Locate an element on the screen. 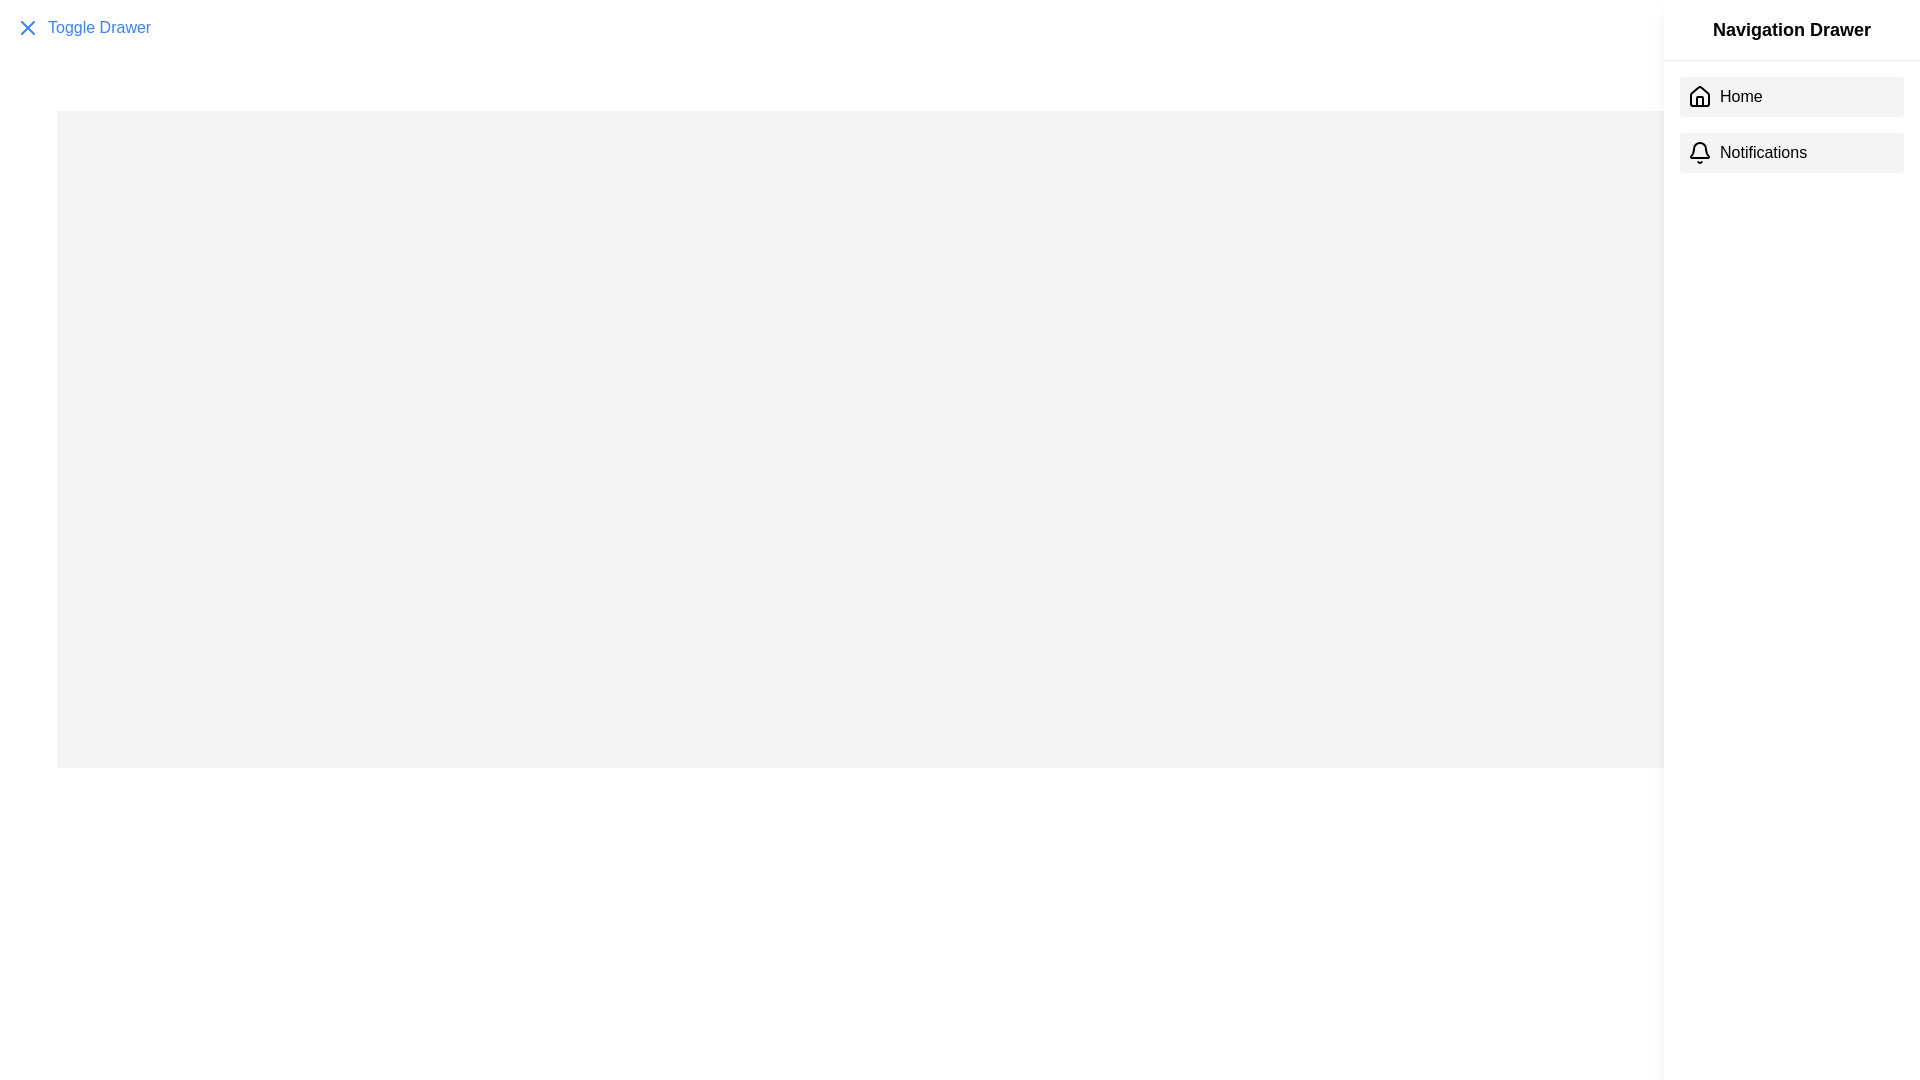 The image size is (1920, 1080). the house-shaped icon is located at coordinates (1698, 96).